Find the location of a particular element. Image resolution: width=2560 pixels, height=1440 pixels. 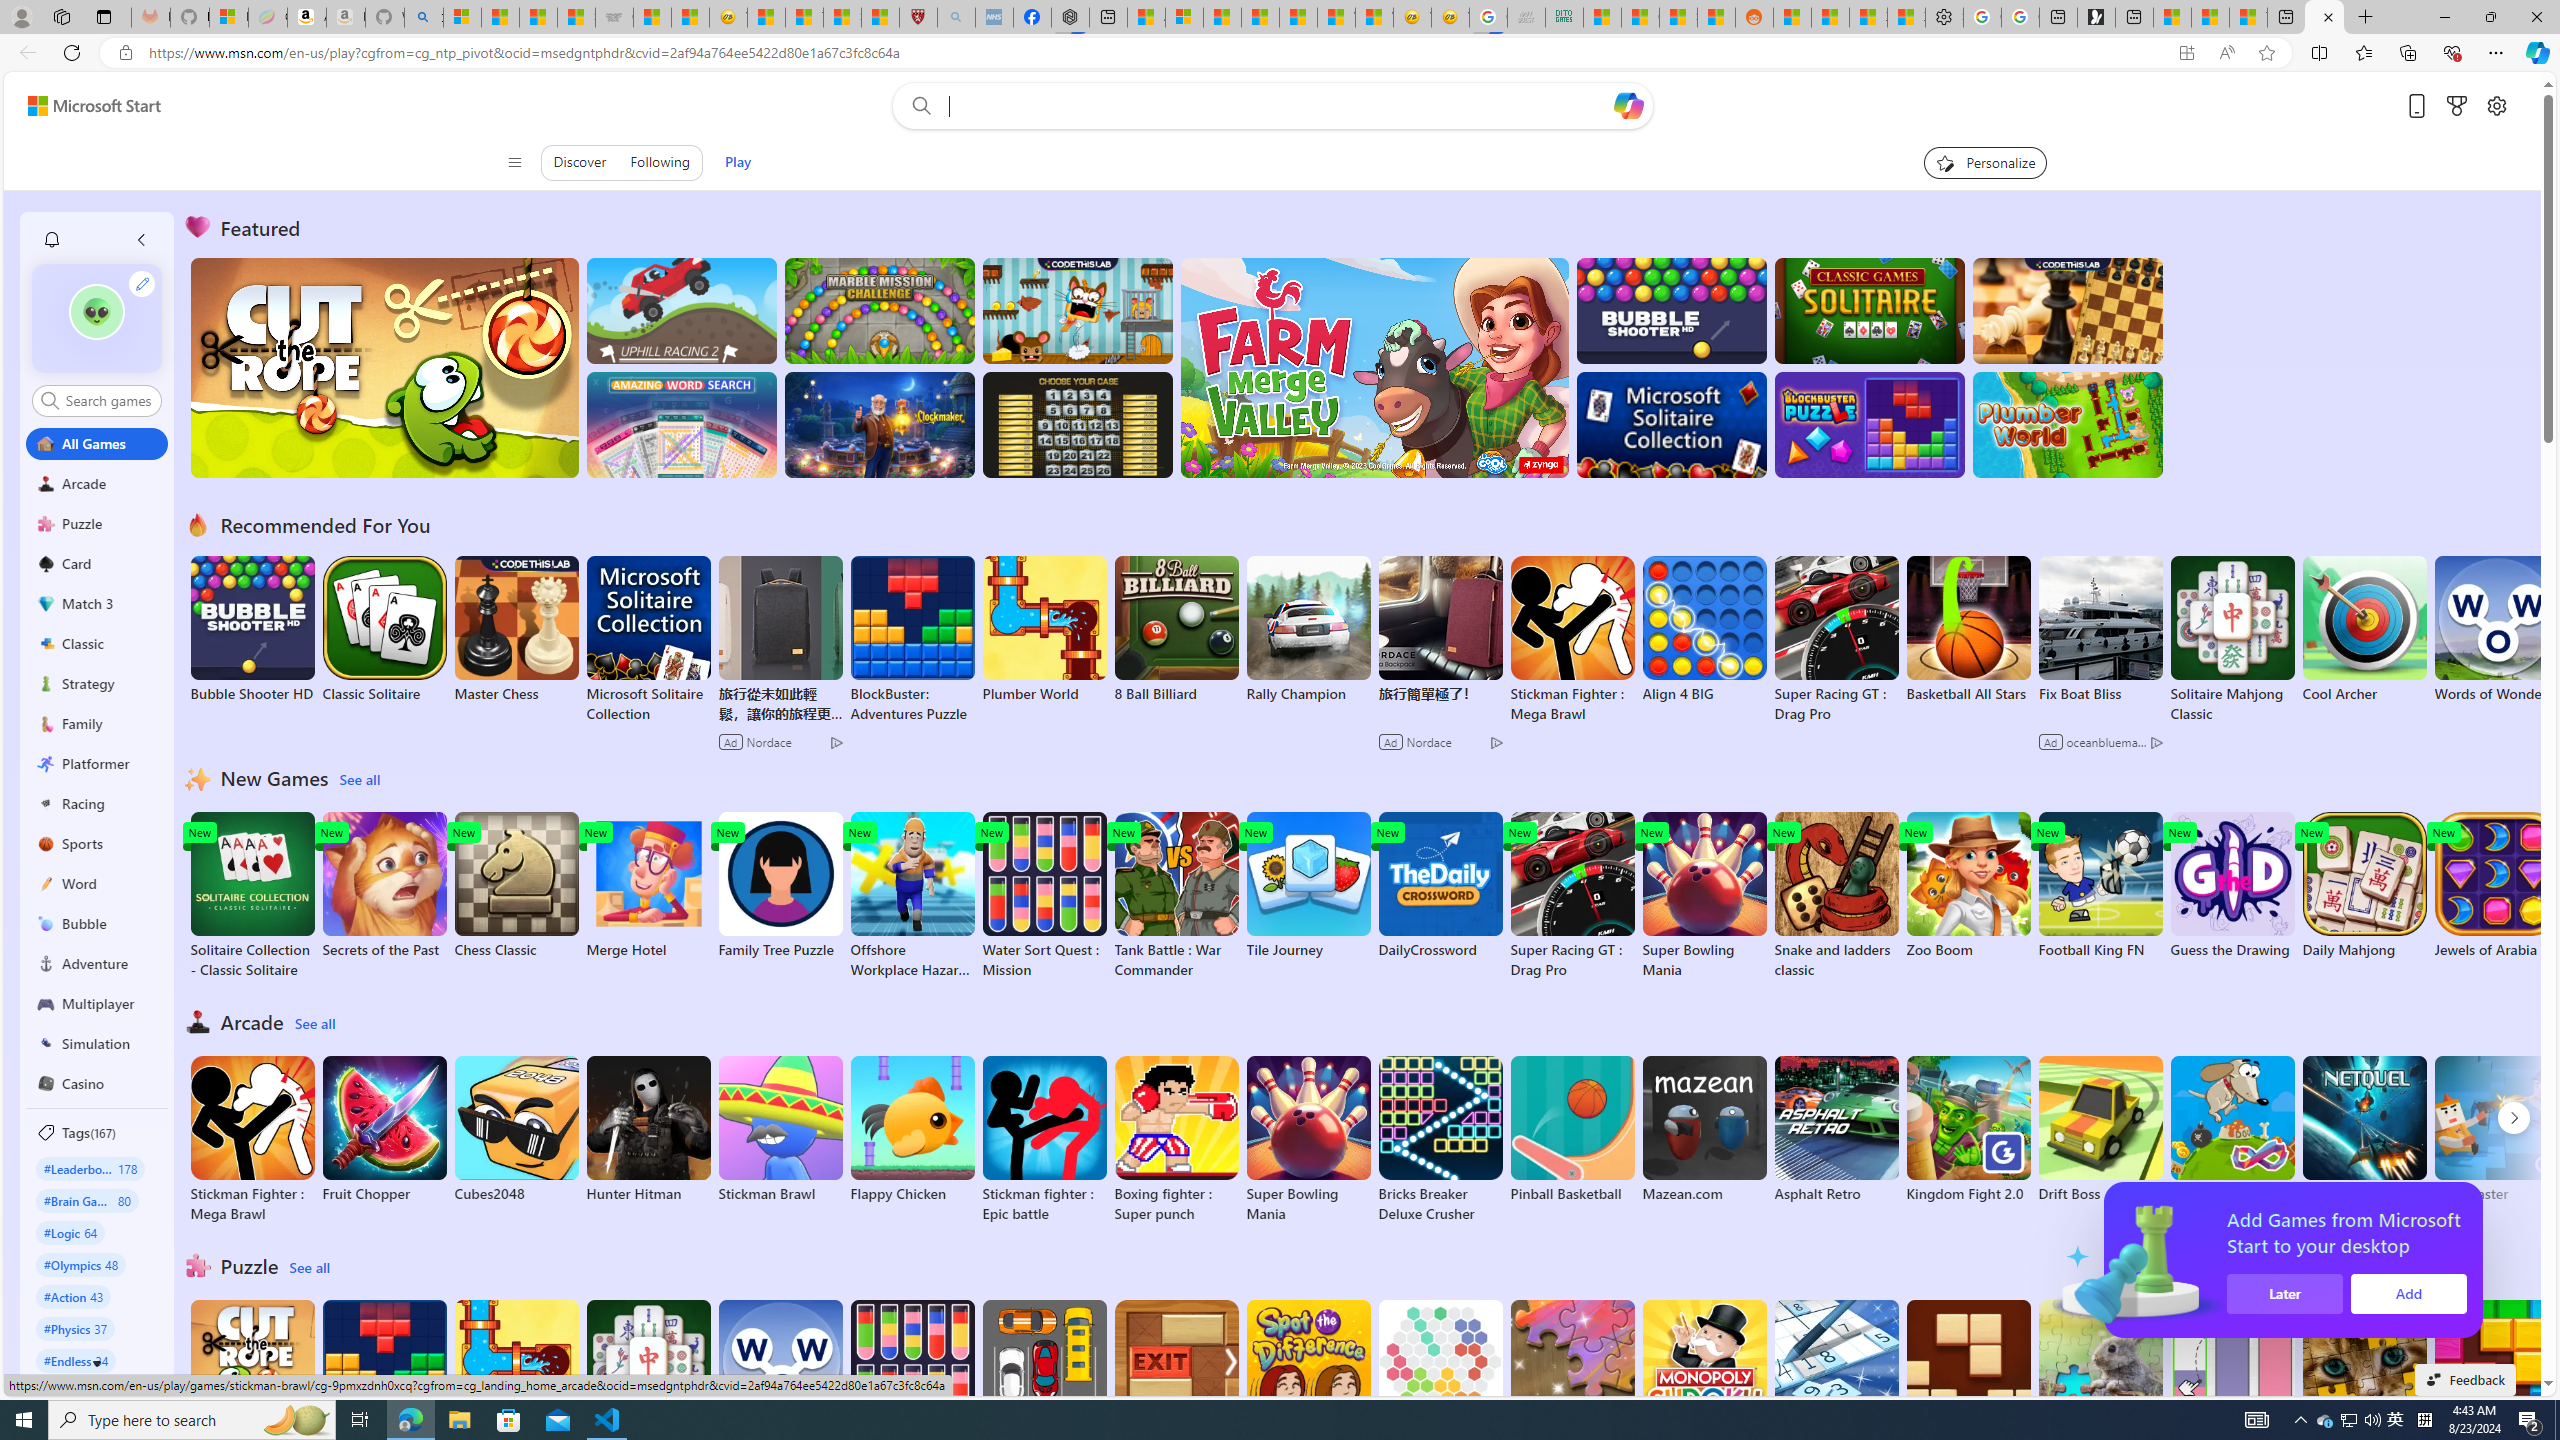

'Marble Mission : Challenge' is located at coordinates (879, 310).